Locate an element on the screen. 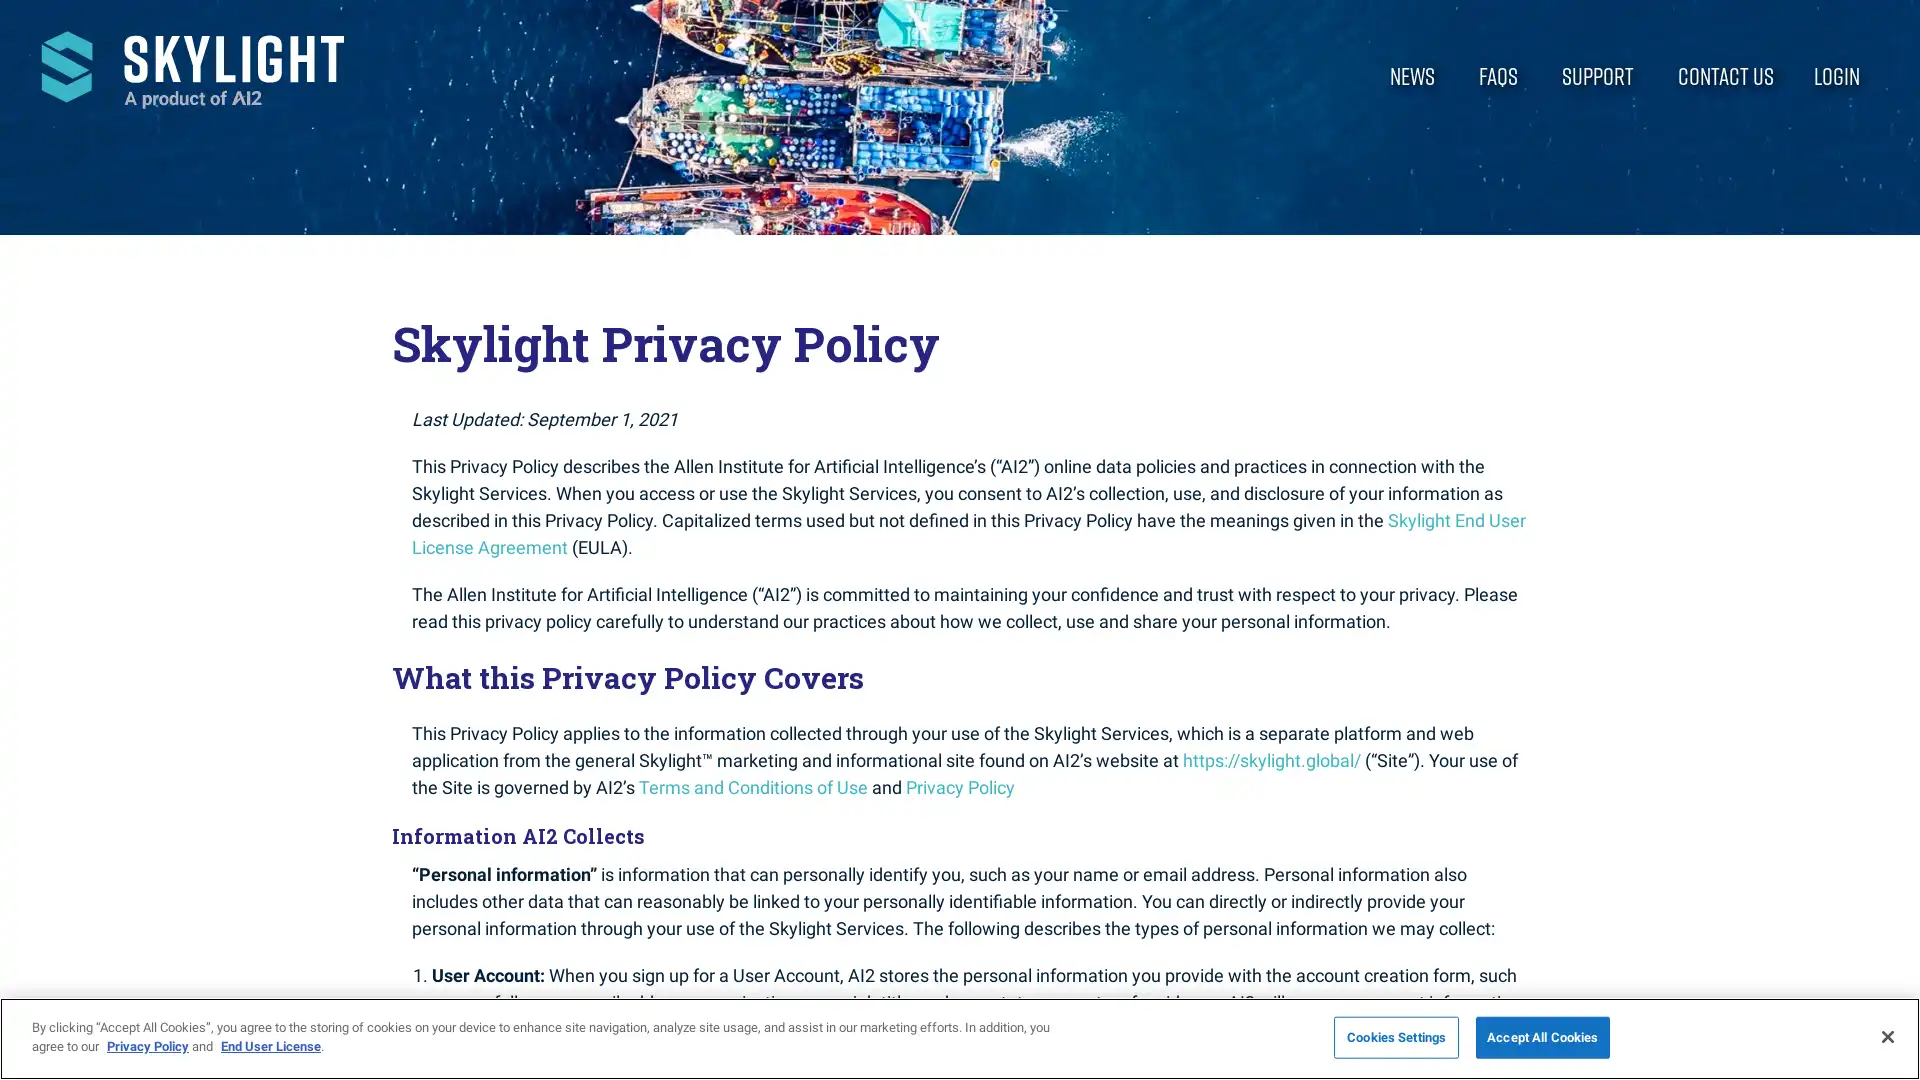 The height and width of the screenshot is (1080, 1920). Accept All Cookies is located at coordinates (1541, 1036).